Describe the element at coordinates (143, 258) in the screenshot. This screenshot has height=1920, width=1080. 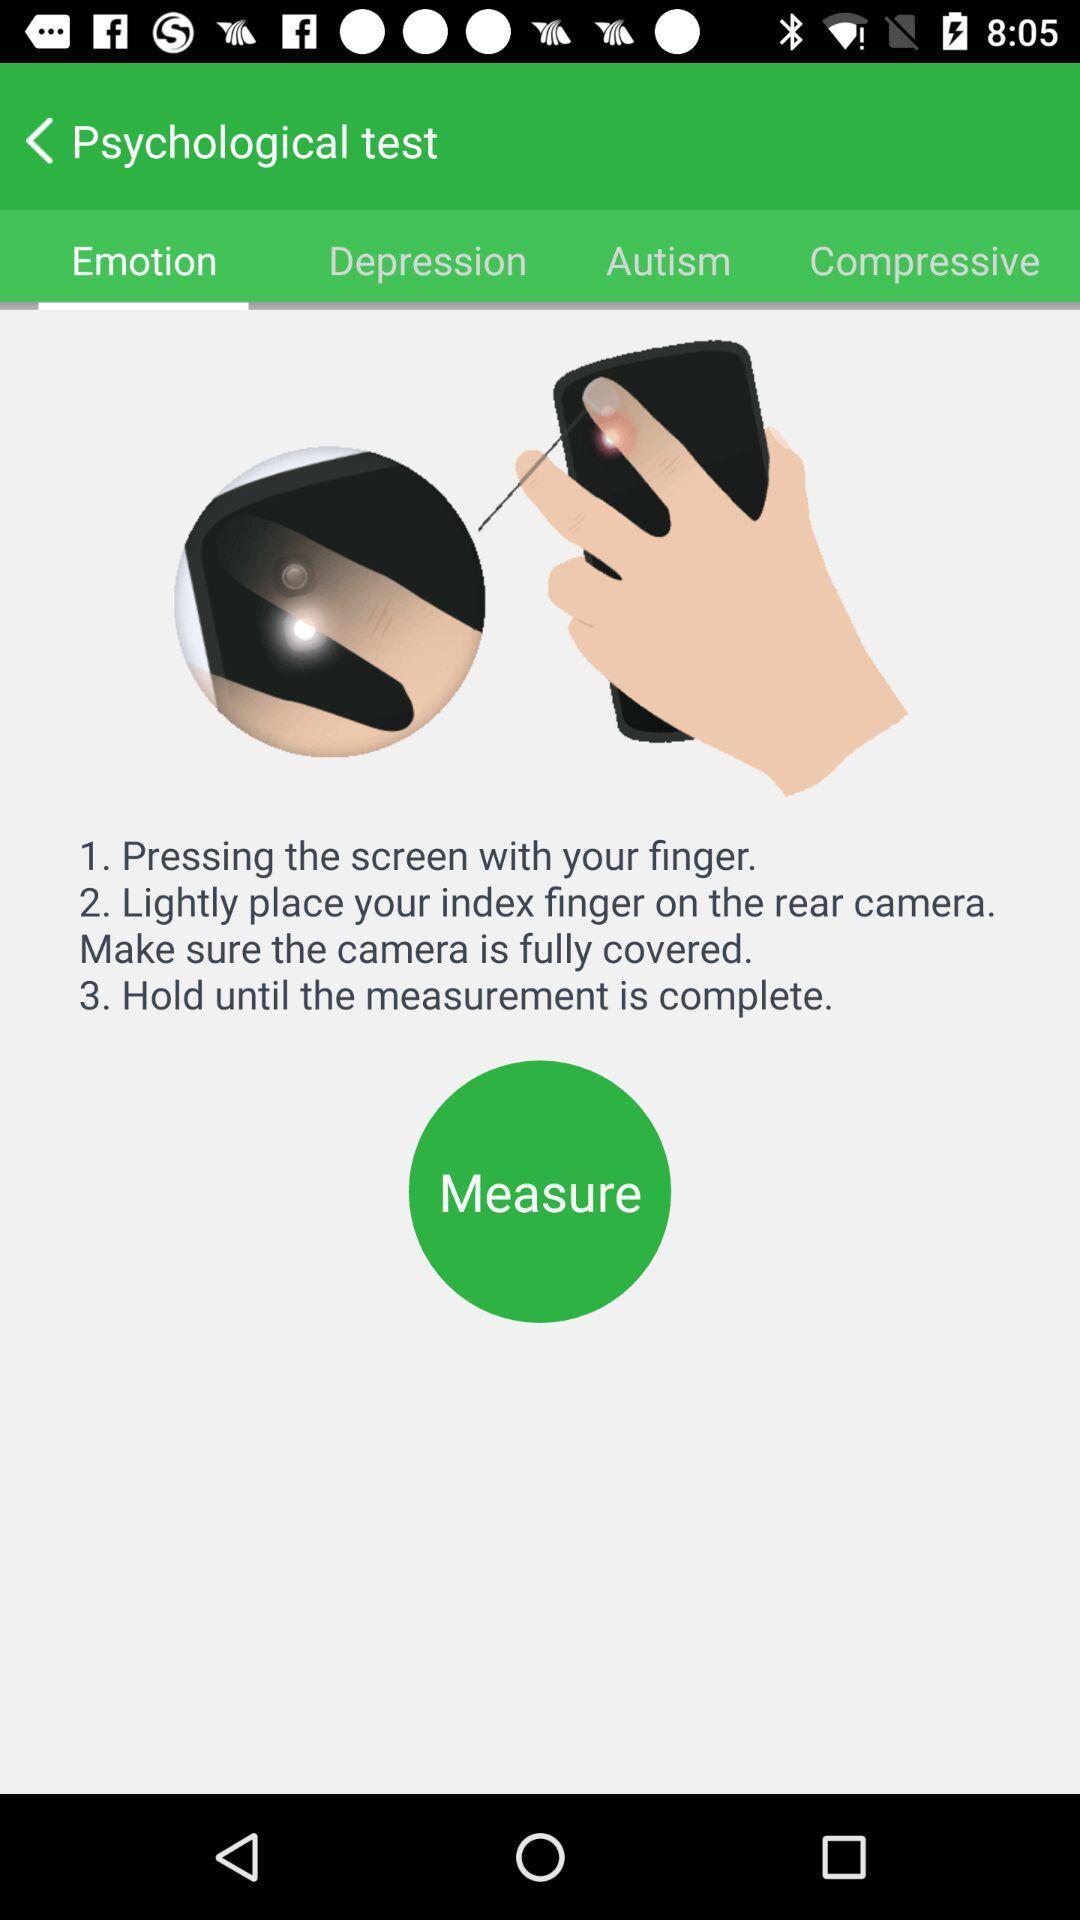
I see `the icon at the top left corner` at that location.